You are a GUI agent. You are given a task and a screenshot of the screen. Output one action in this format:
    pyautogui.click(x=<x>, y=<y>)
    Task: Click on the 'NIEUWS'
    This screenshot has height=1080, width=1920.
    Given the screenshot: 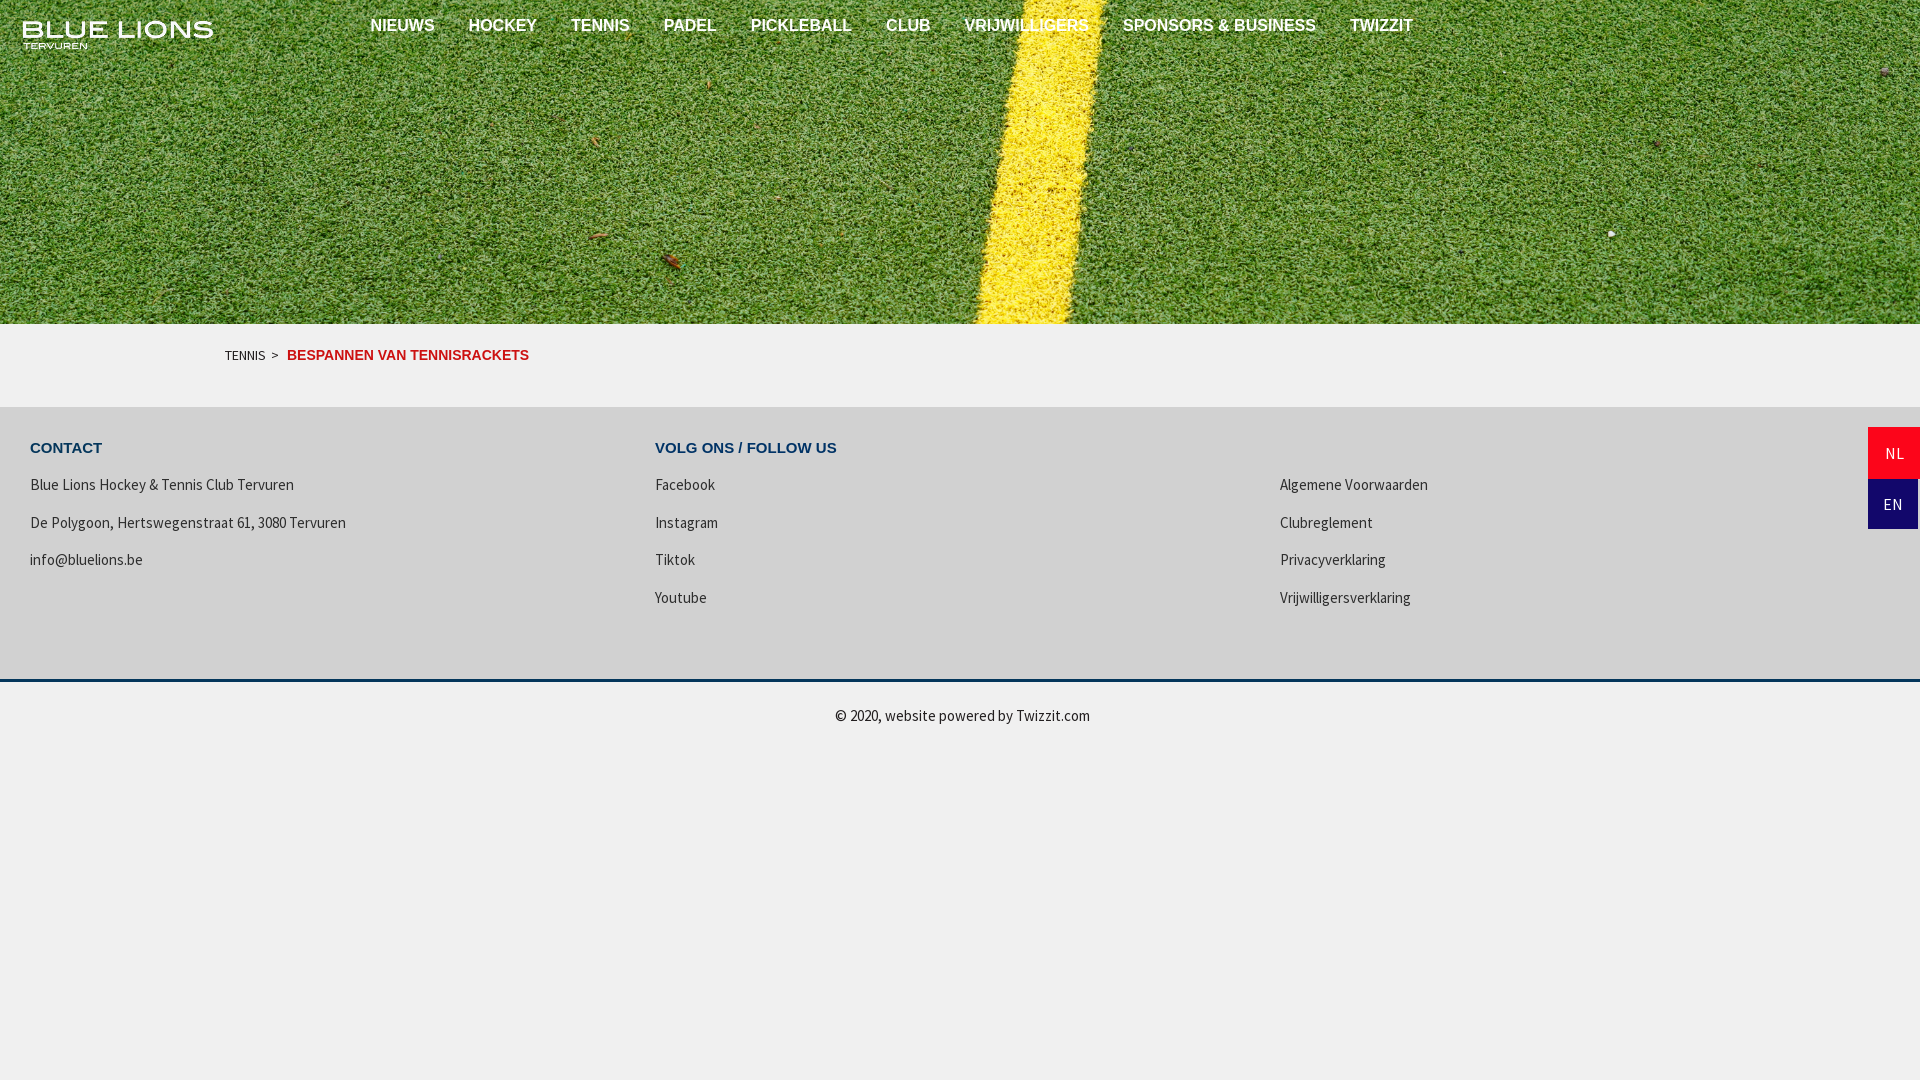 What is the action you would take?
    pyautogui.click(x=402, y=26)
    